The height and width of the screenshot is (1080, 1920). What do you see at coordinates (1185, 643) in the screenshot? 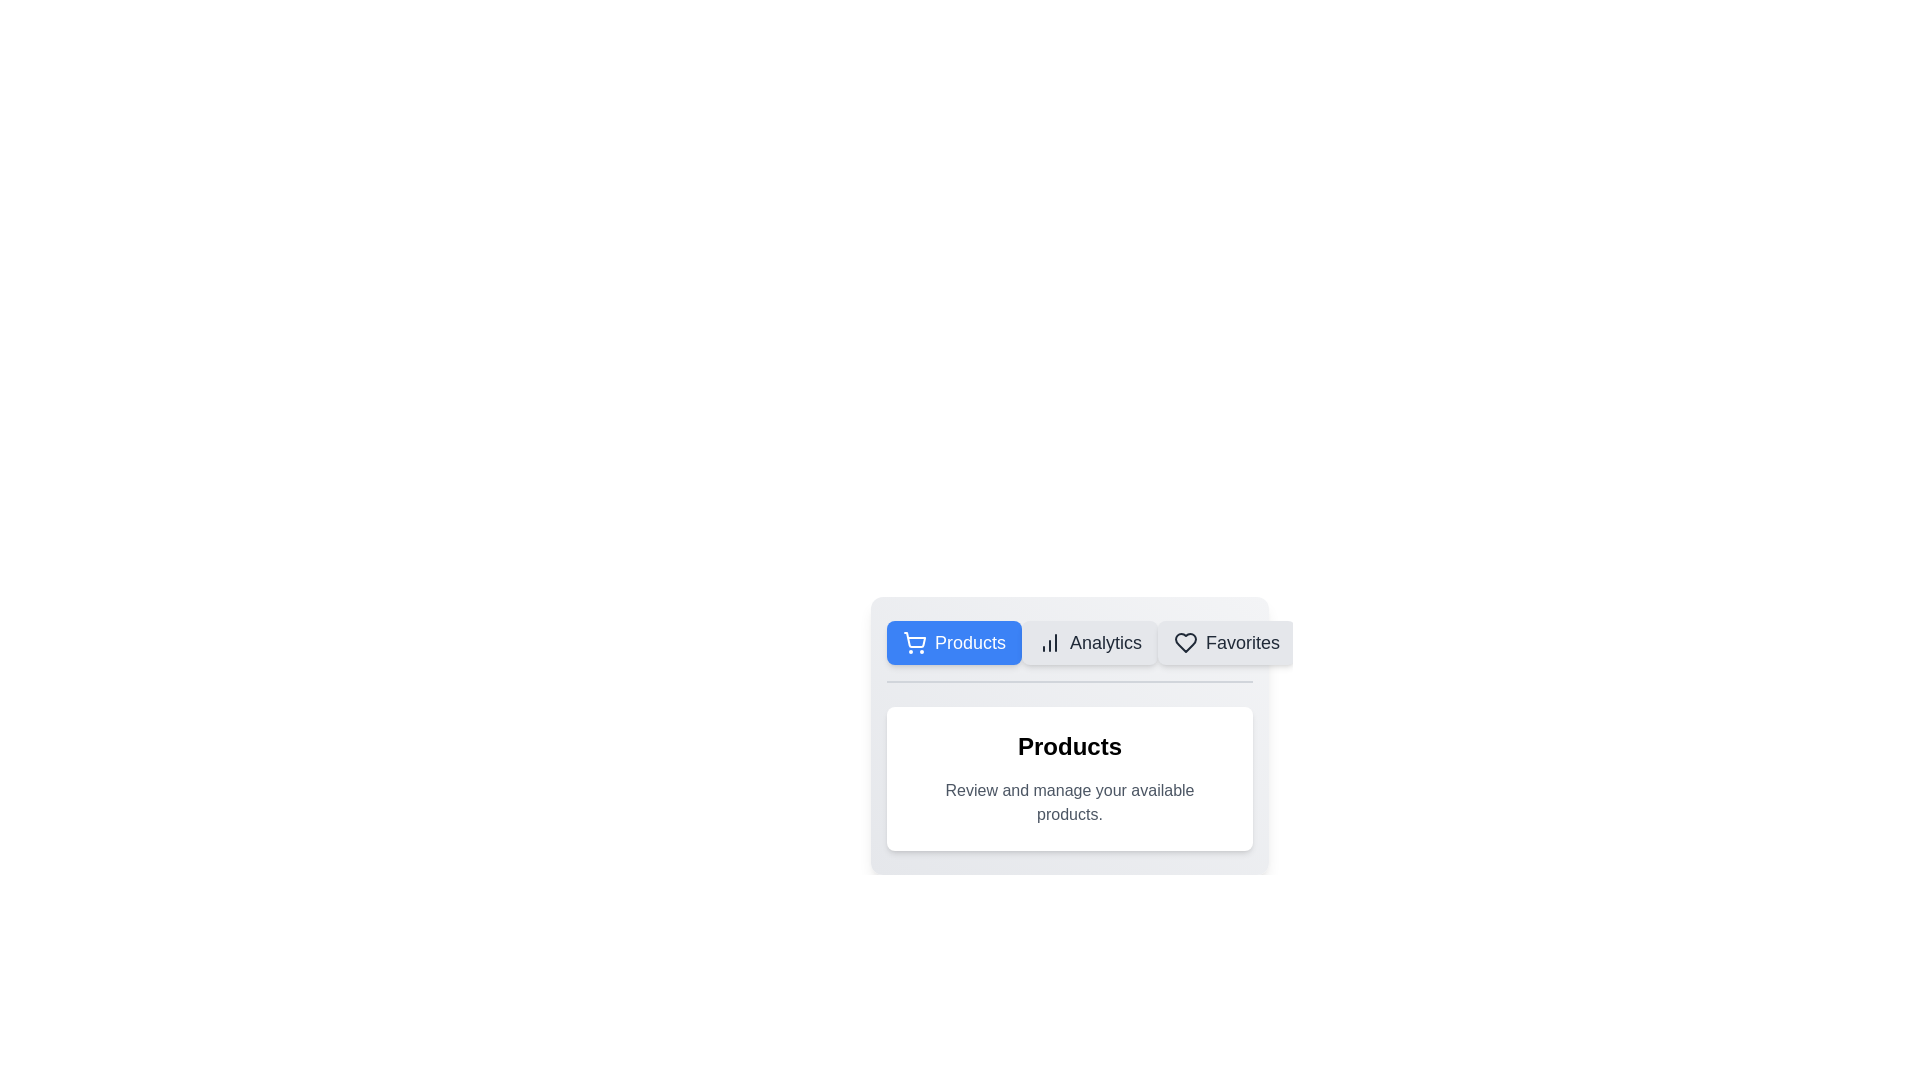
I see `the heart-shaped icon outlined in a dark border, located to the left of the 'Favorites' text label in the horizontal menu bar at the top of the content card` at bounding box center [1185, 643].